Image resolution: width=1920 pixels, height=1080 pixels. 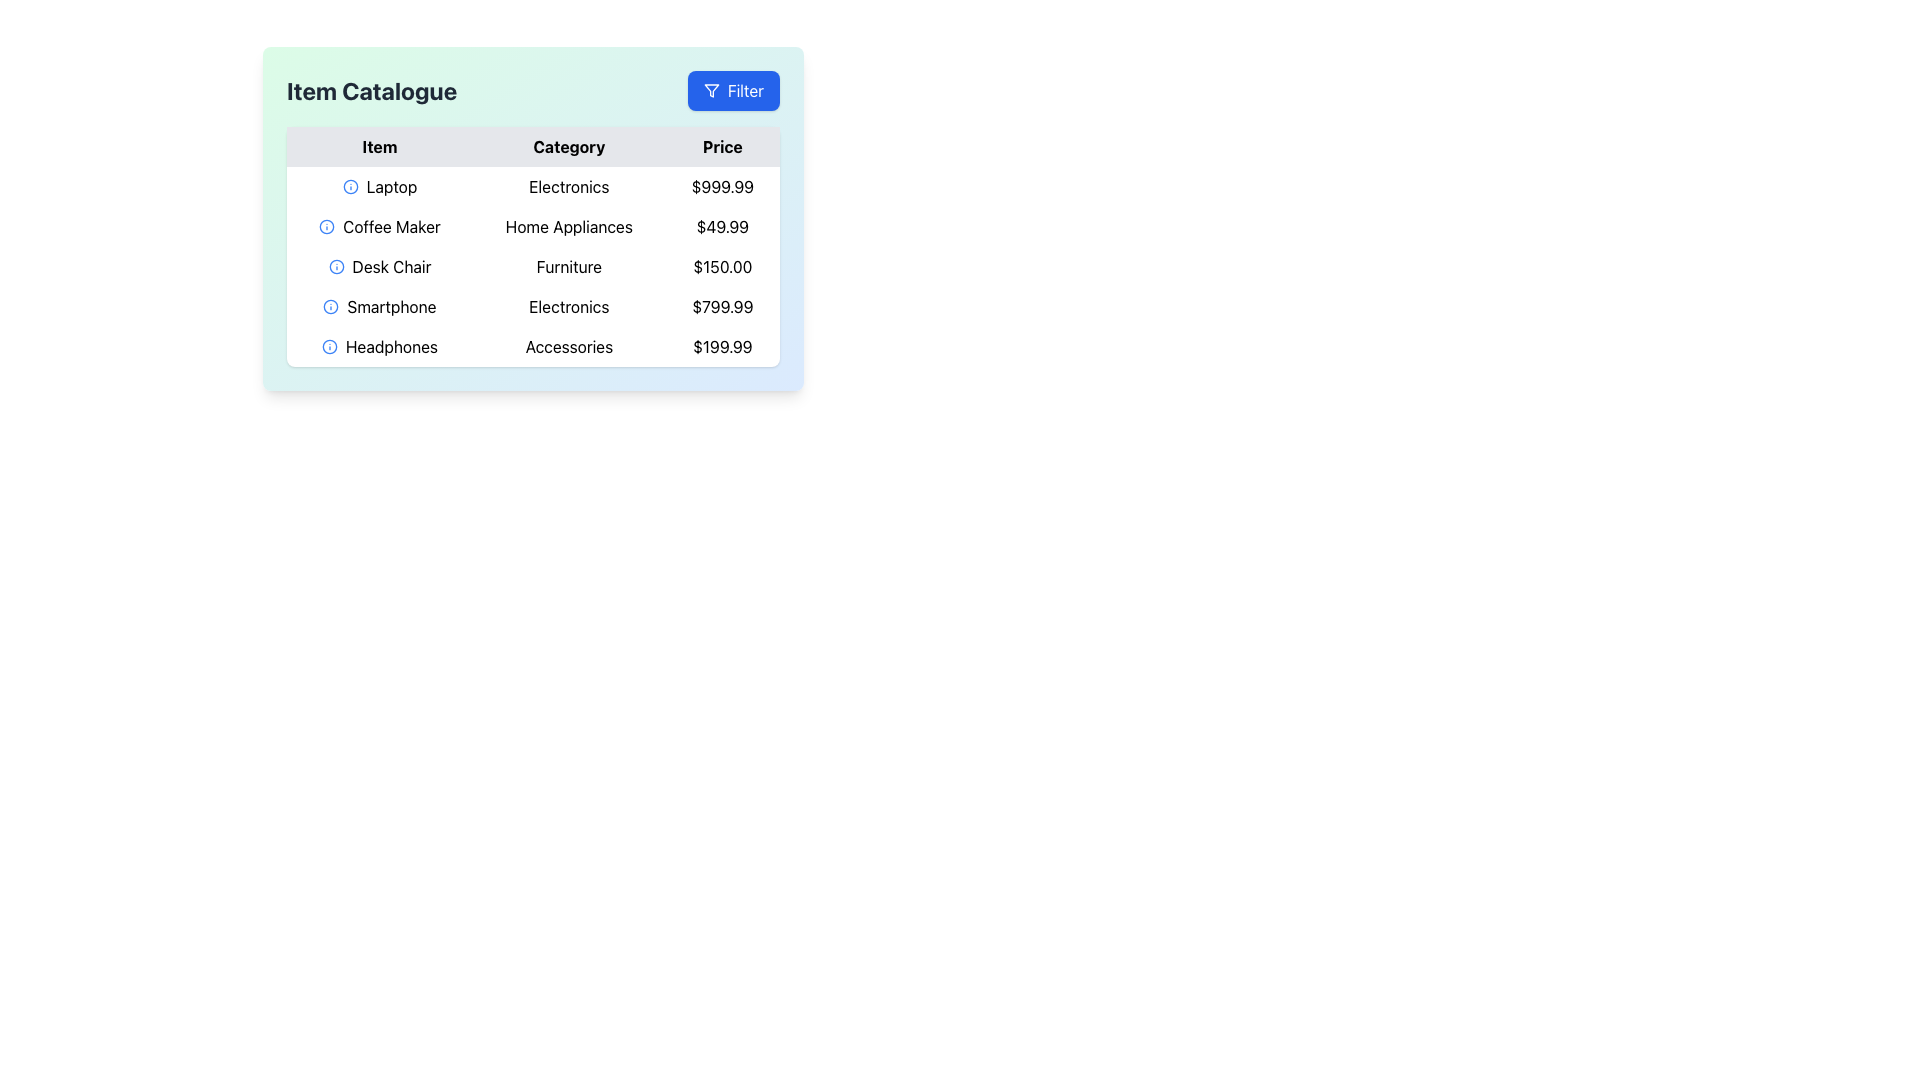 I want to click on the Text label displaying 'Smartphone' in the third row of the 'Item' column of the 'Item Catalogue' table, so click(x=379, y=307).